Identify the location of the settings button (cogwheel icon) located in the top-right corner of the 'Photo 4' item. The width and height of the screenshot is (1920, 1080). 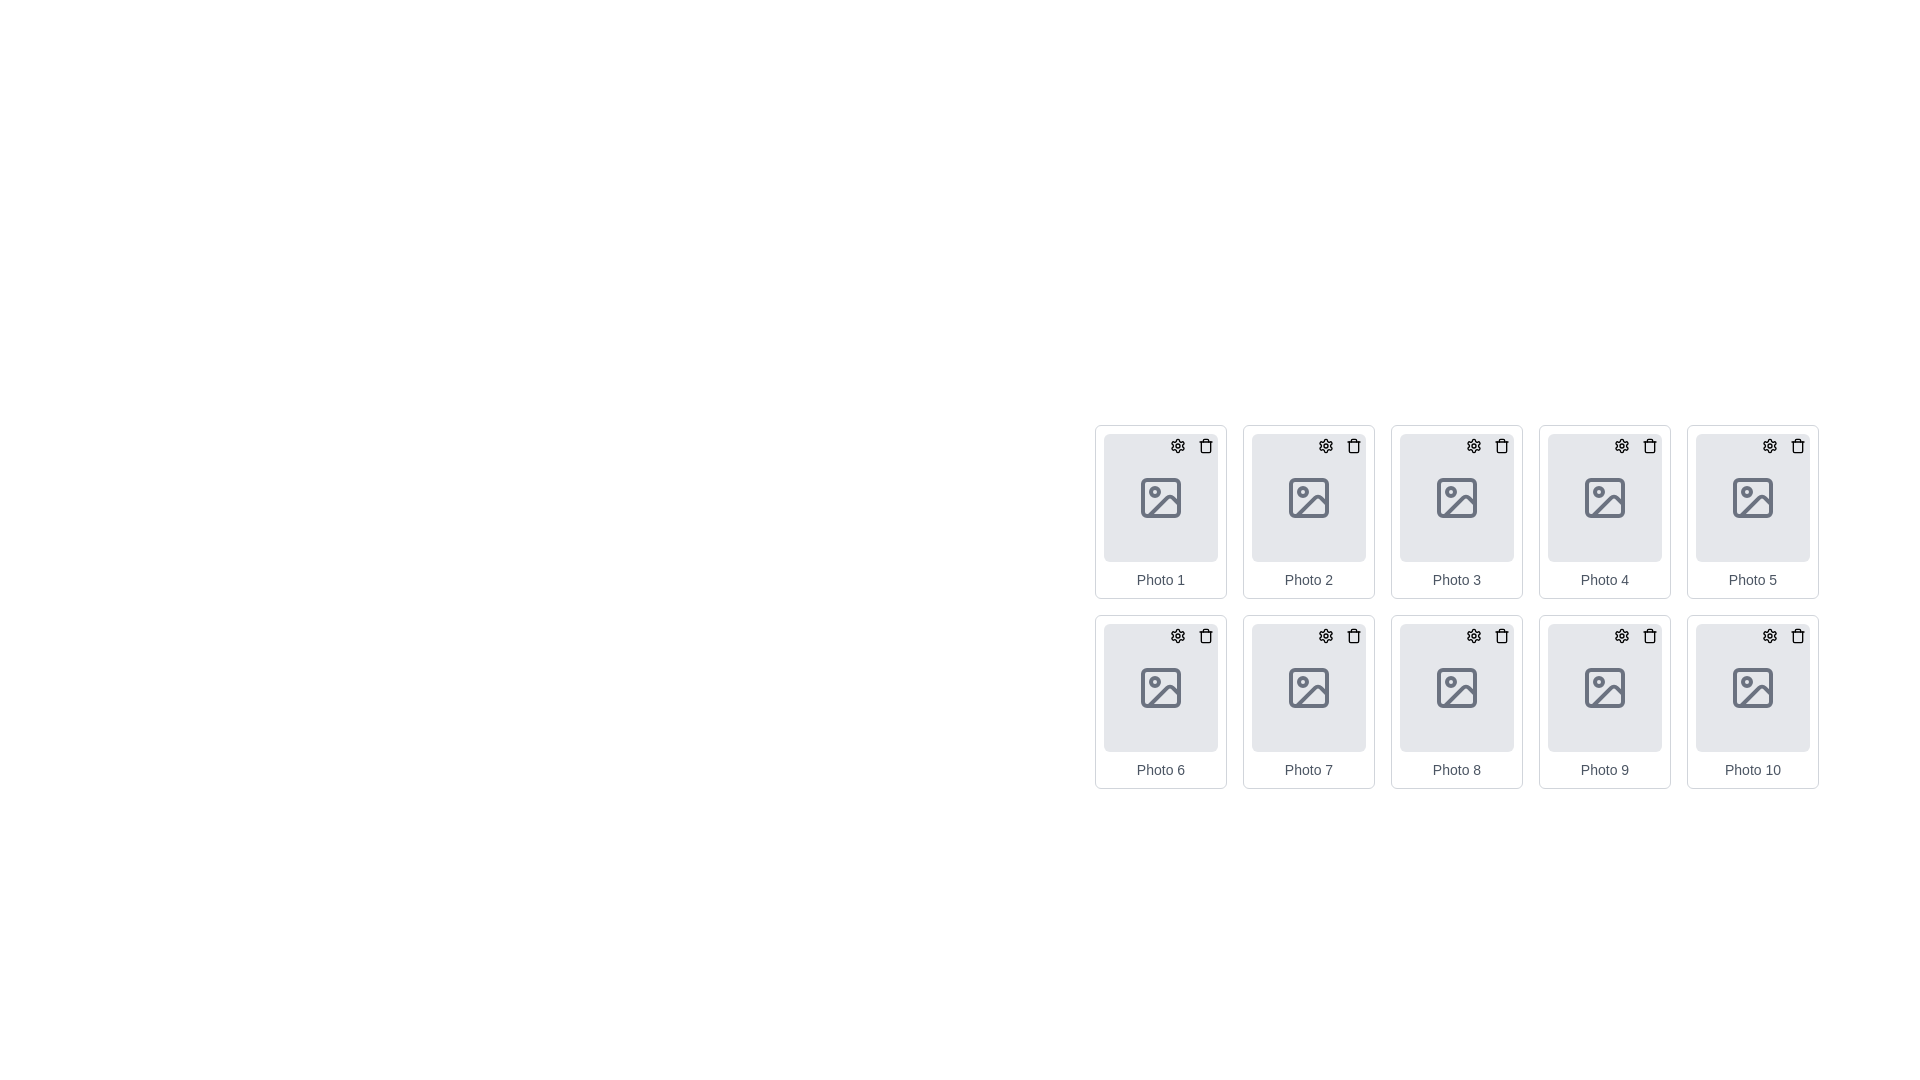
(1622, 445).